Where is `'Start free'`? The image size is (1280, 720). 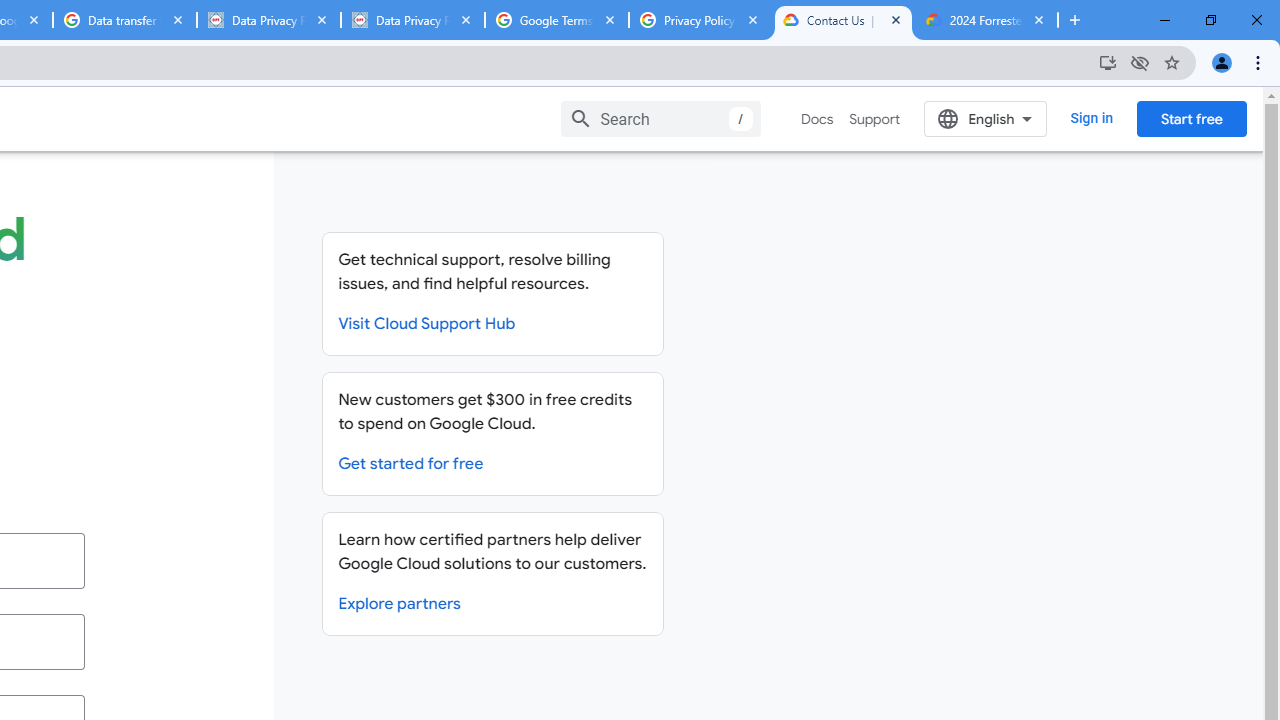
'Start free' is located at coordinates (1191, 118).